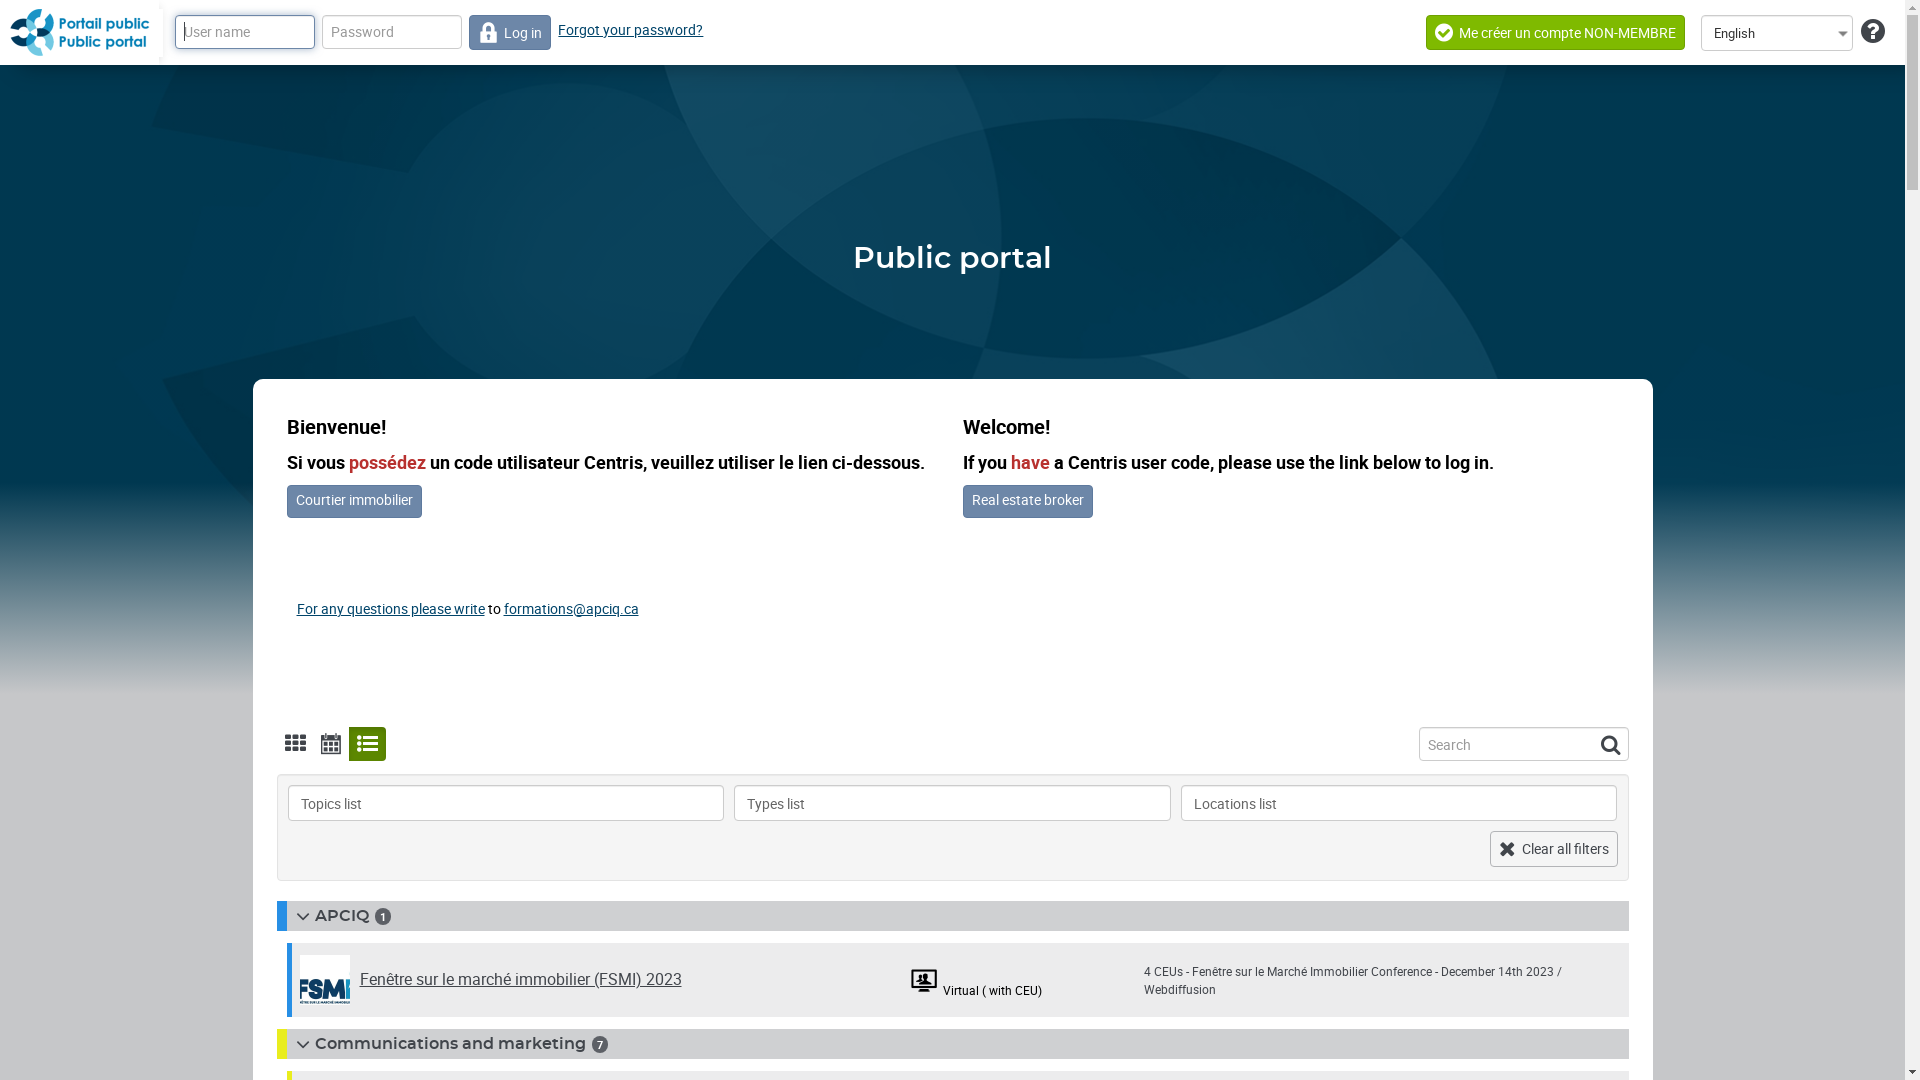  What do you see at coordinates (330, 916) in the screenshot?
I see `'APCIQ'` at bounding box center [330, 916].